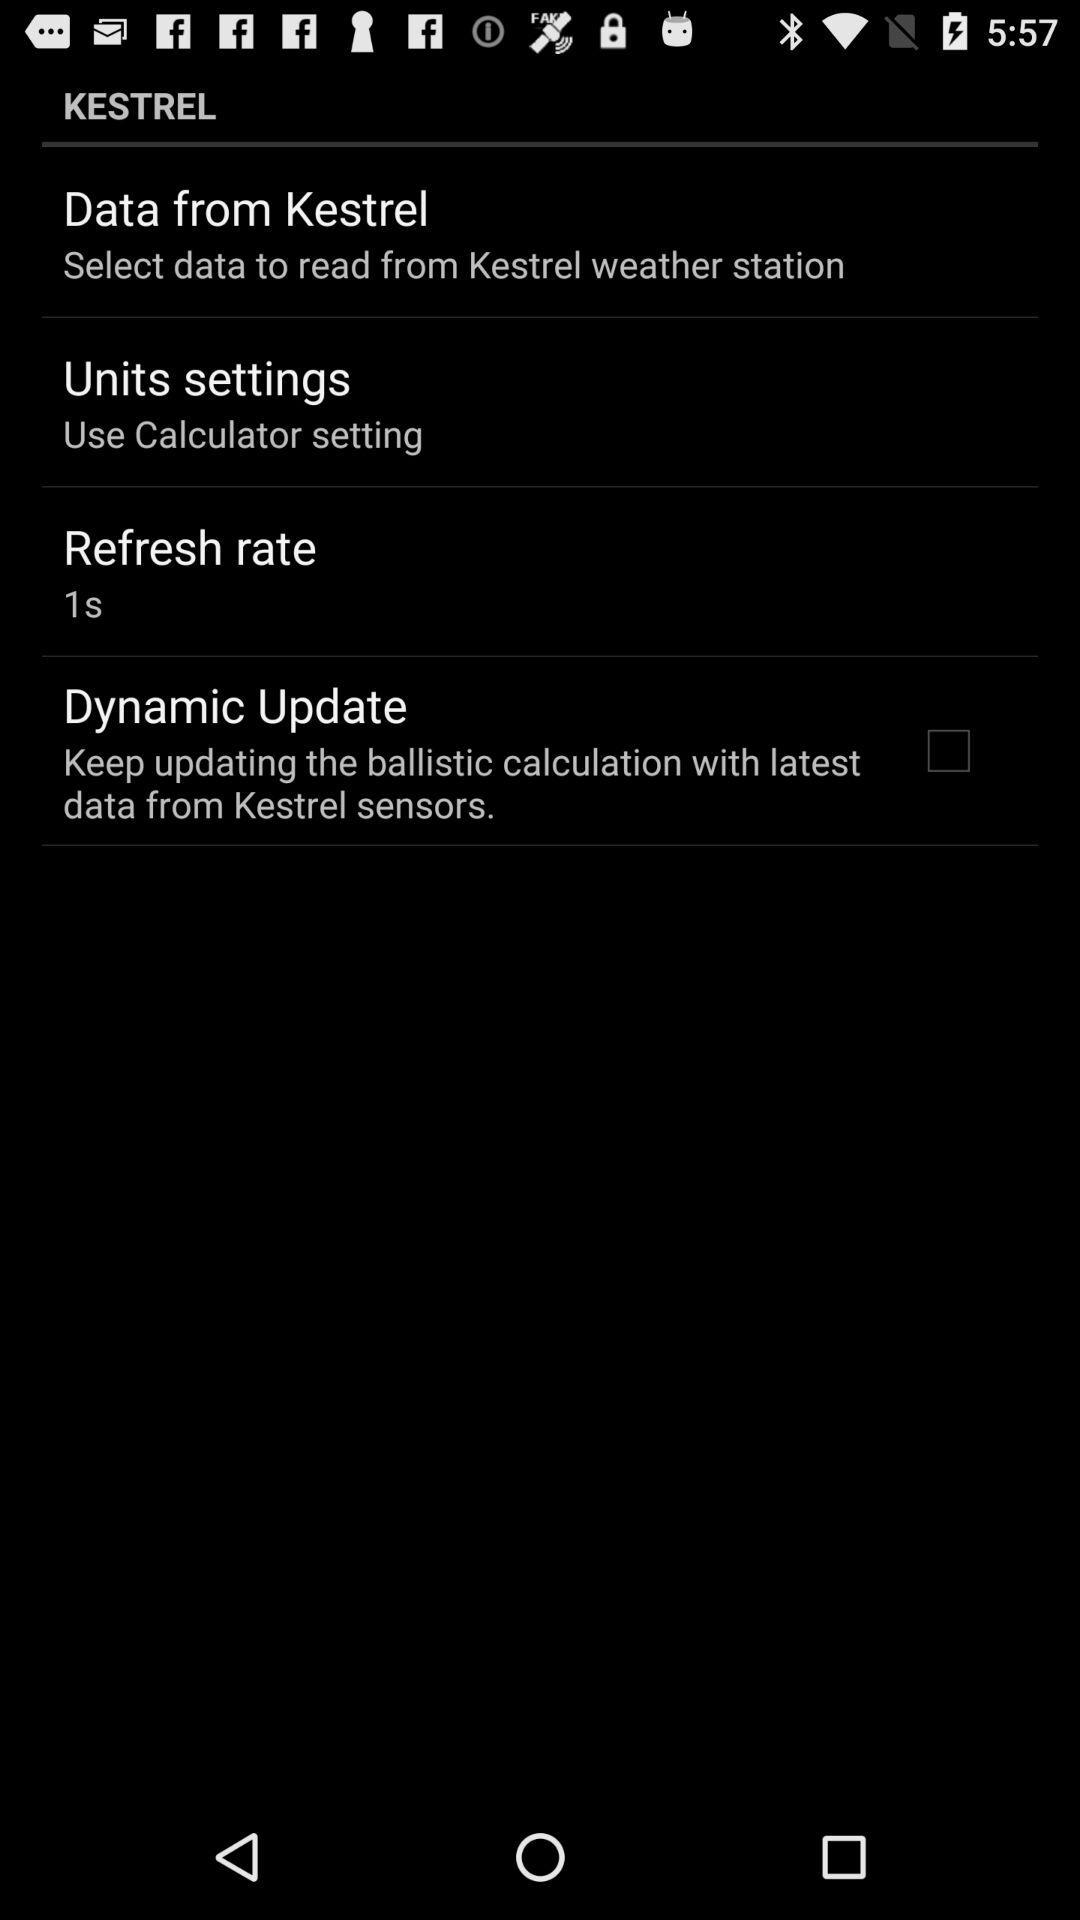  I want to click on dynamic update icon, so click(234, 704).